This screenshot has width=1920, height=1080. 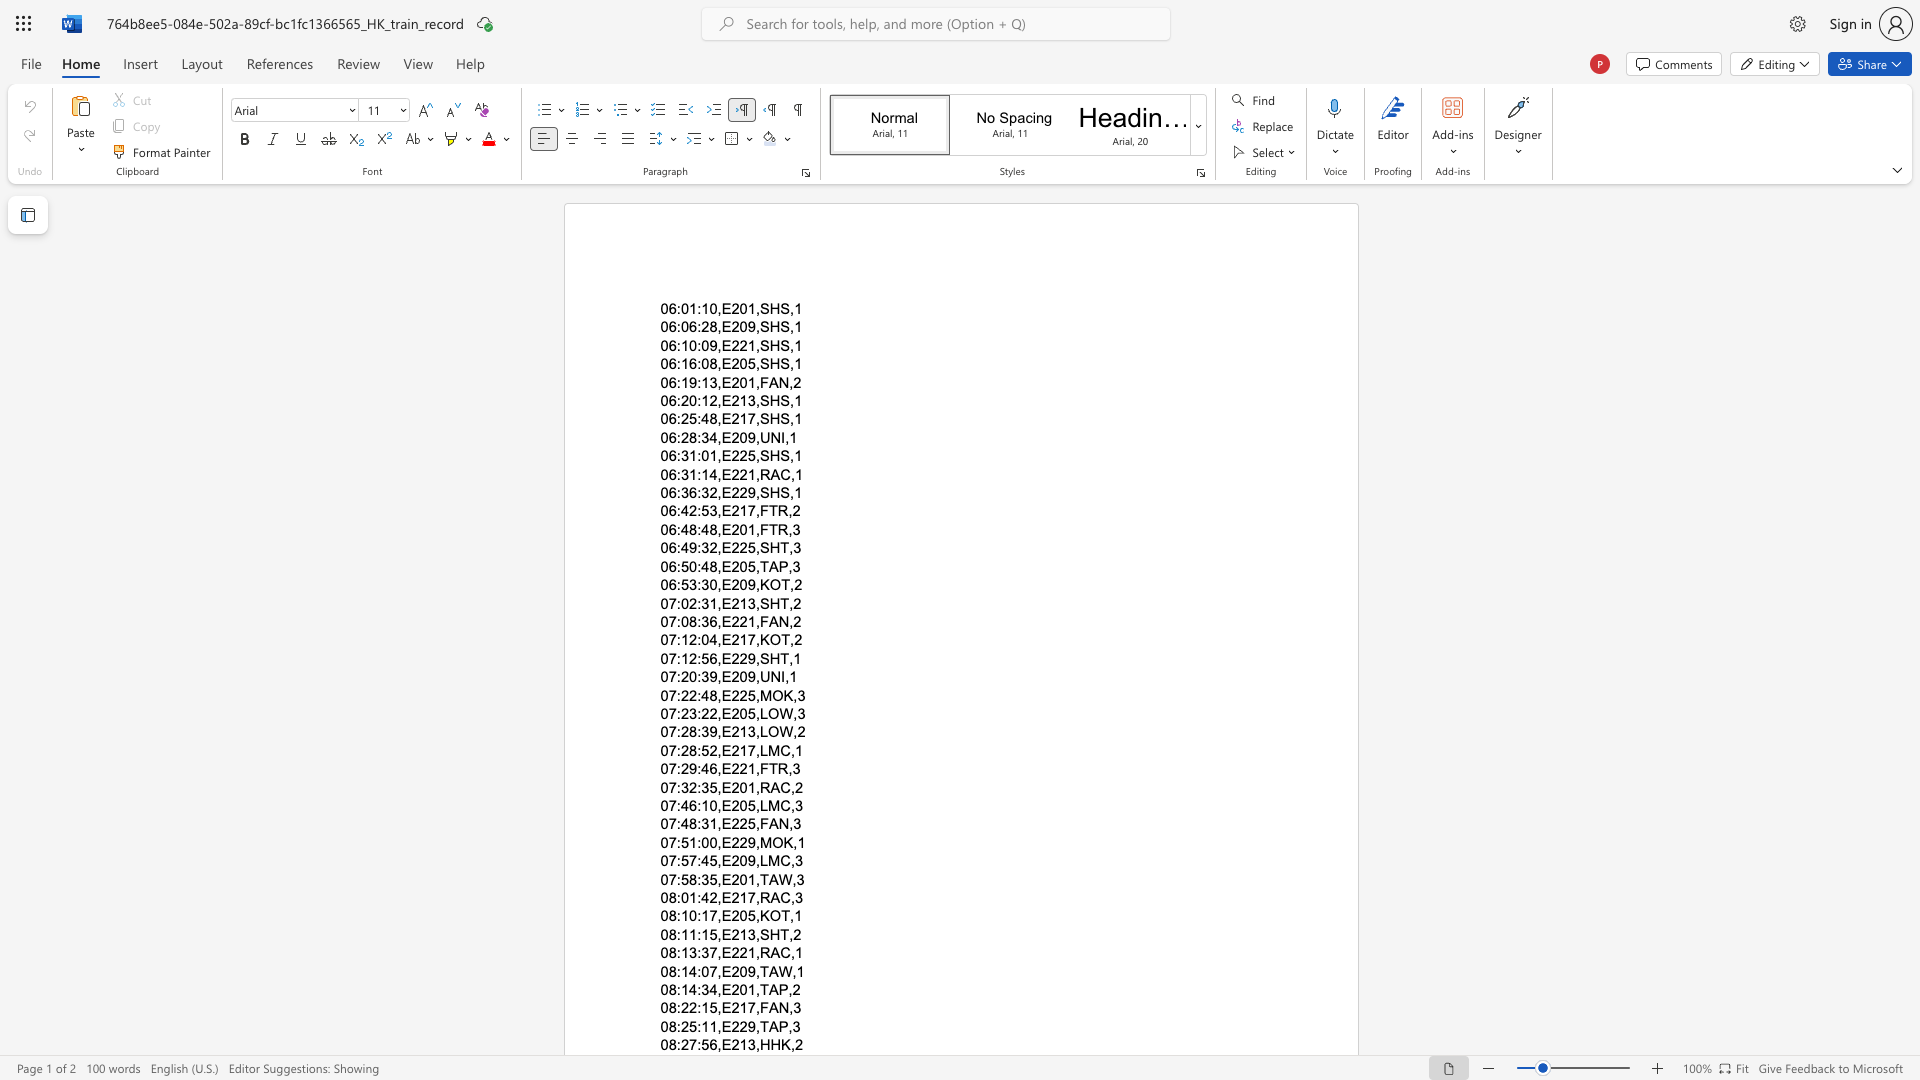 What do you see at coordinates (746, 970) in the screenshot?
I see `the subset text "9,TA" within the text "08:14:07,E209,TAW,1"` at bounding box center [746, 970].